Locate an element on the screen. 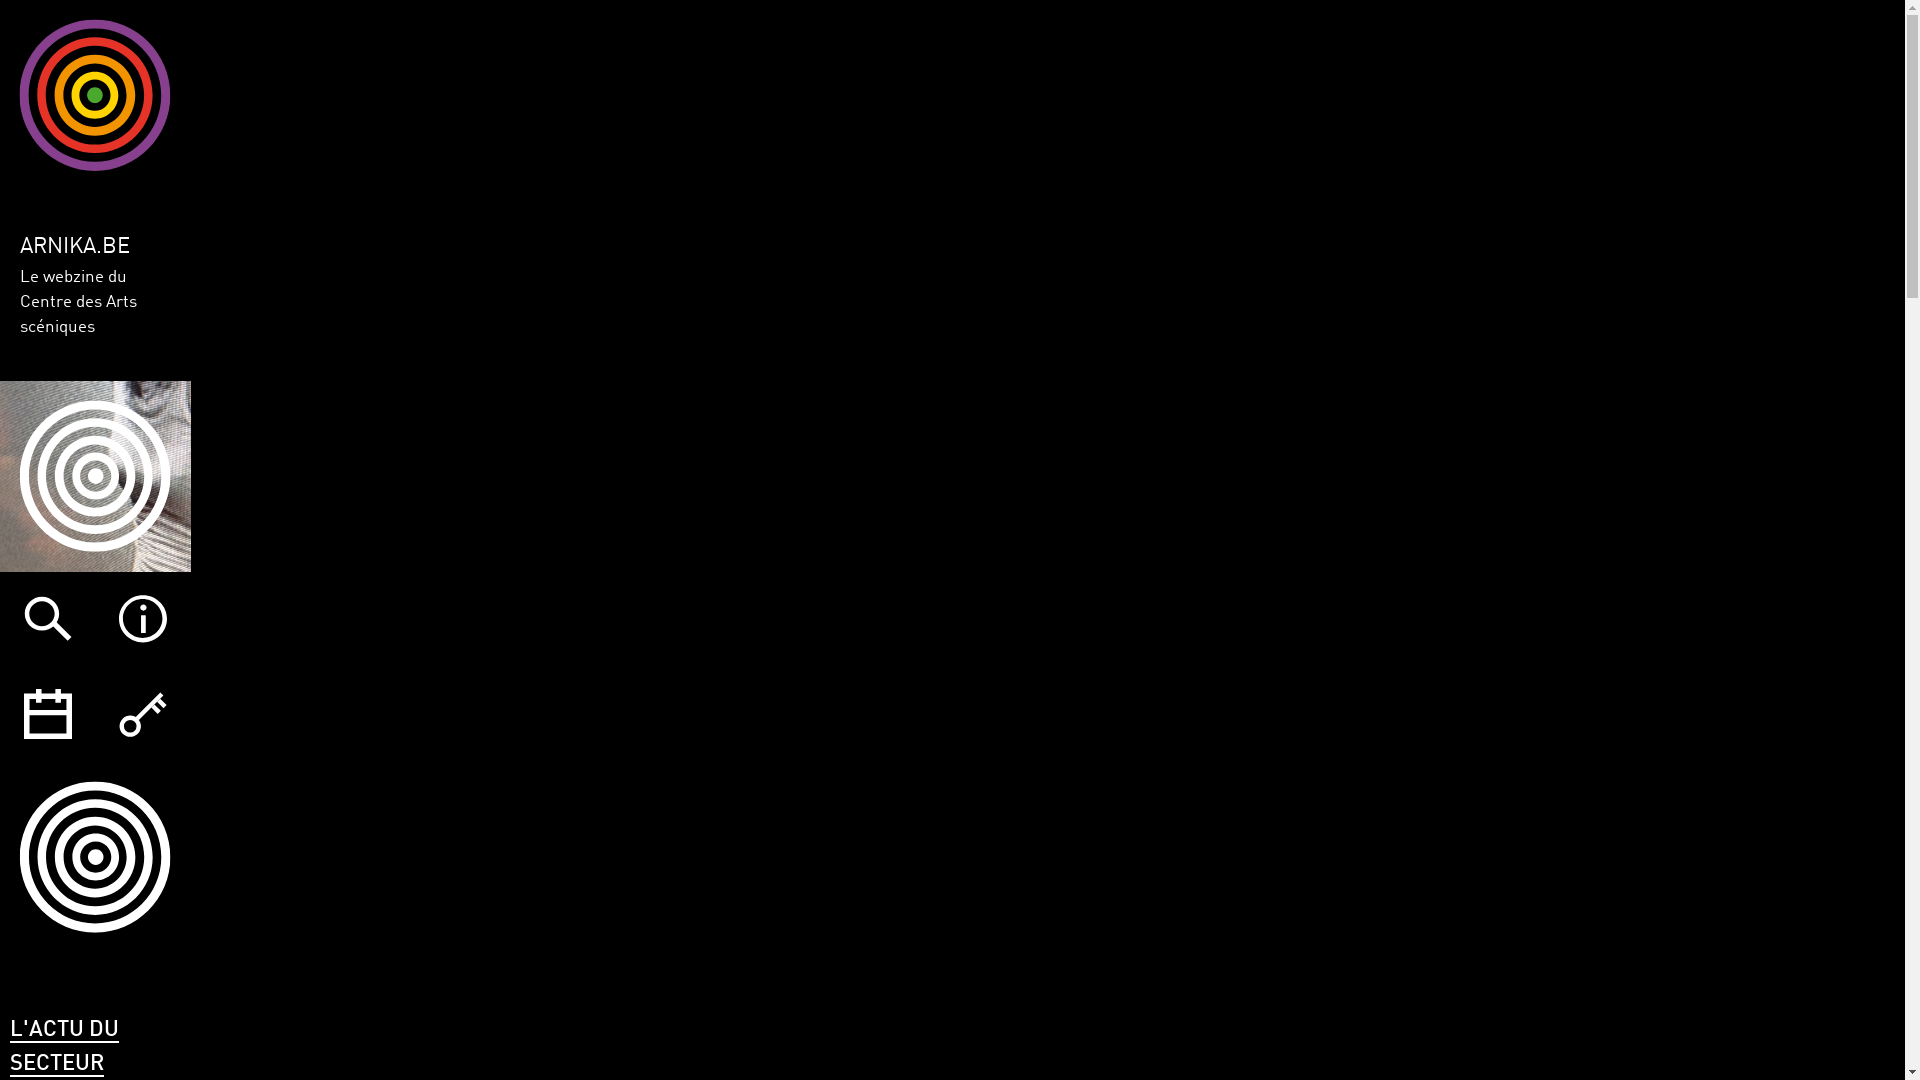 The image size is (1920, 1080). 'Connexion' is located at coordinates (141, 713).